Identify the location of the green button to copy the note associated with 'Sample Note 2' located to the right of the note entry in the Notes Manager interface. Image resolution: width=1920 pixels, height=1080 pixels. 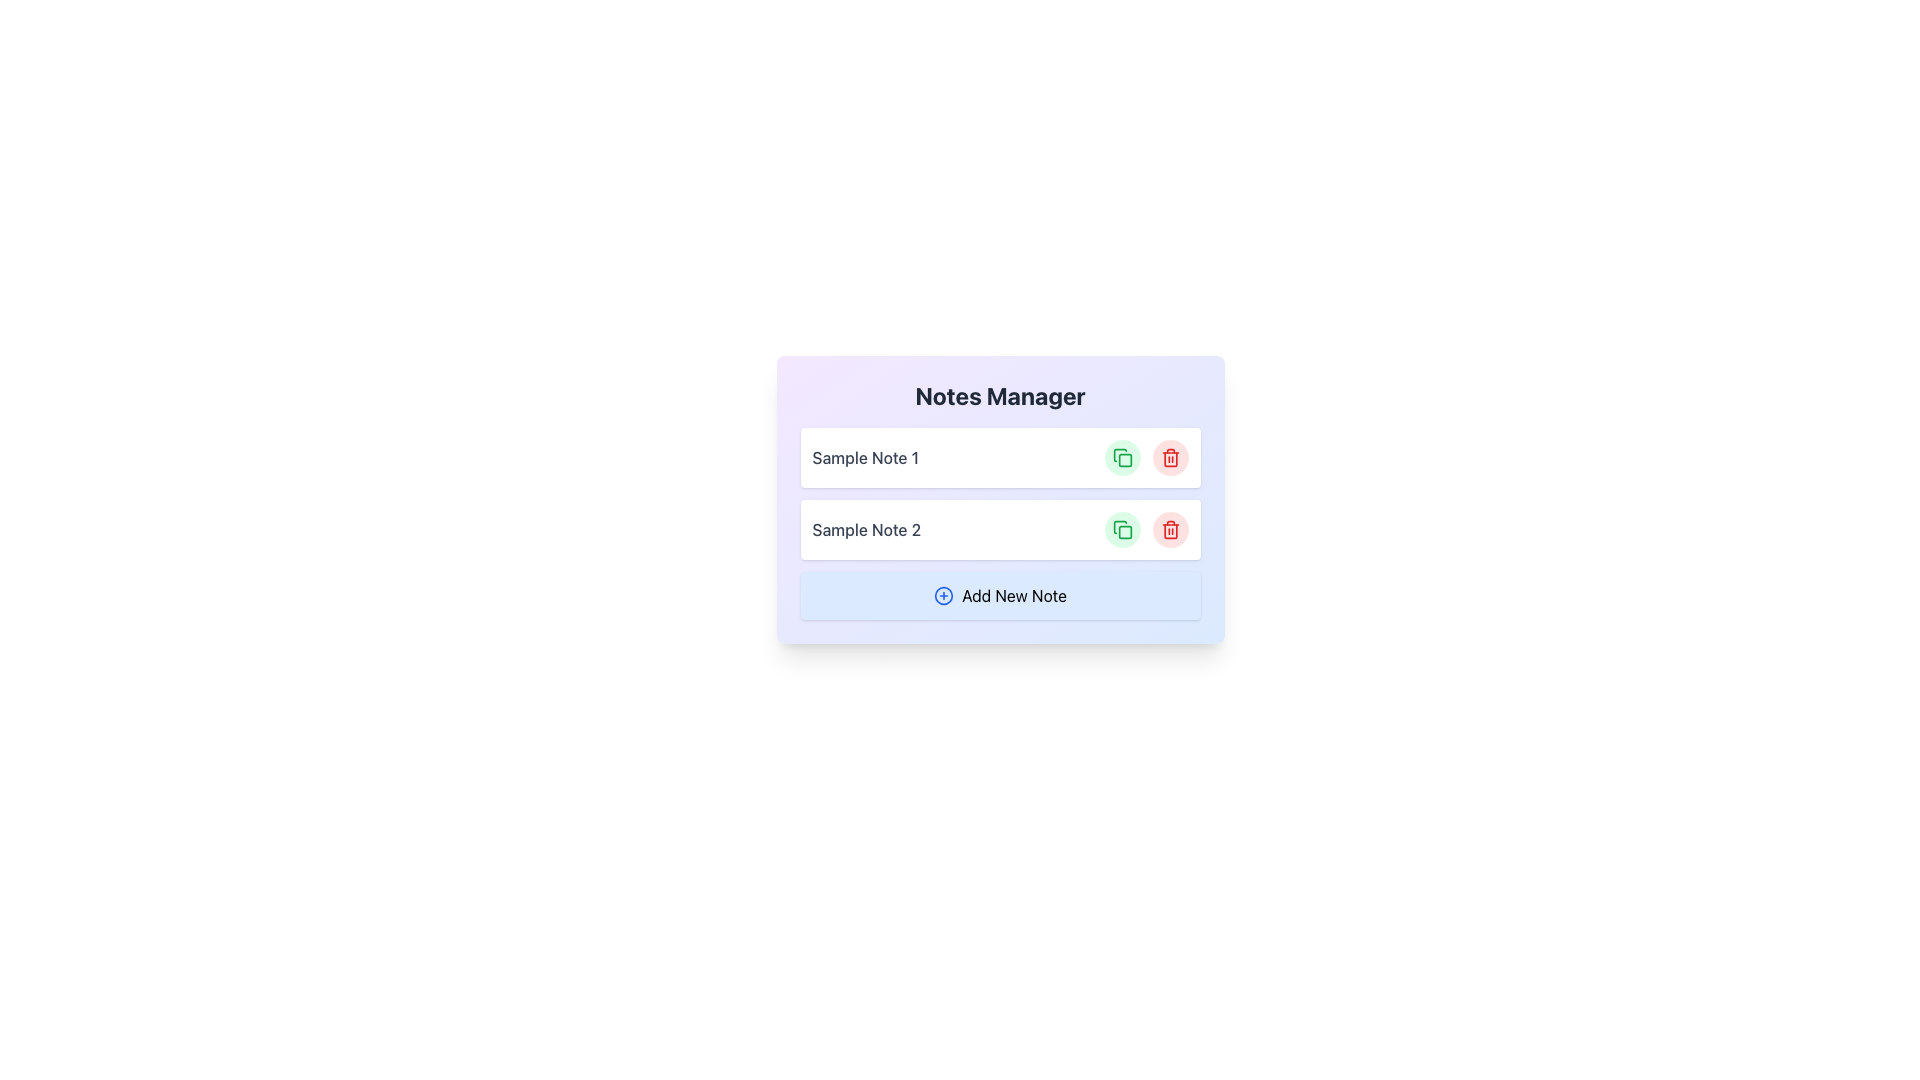
(1146, 528).